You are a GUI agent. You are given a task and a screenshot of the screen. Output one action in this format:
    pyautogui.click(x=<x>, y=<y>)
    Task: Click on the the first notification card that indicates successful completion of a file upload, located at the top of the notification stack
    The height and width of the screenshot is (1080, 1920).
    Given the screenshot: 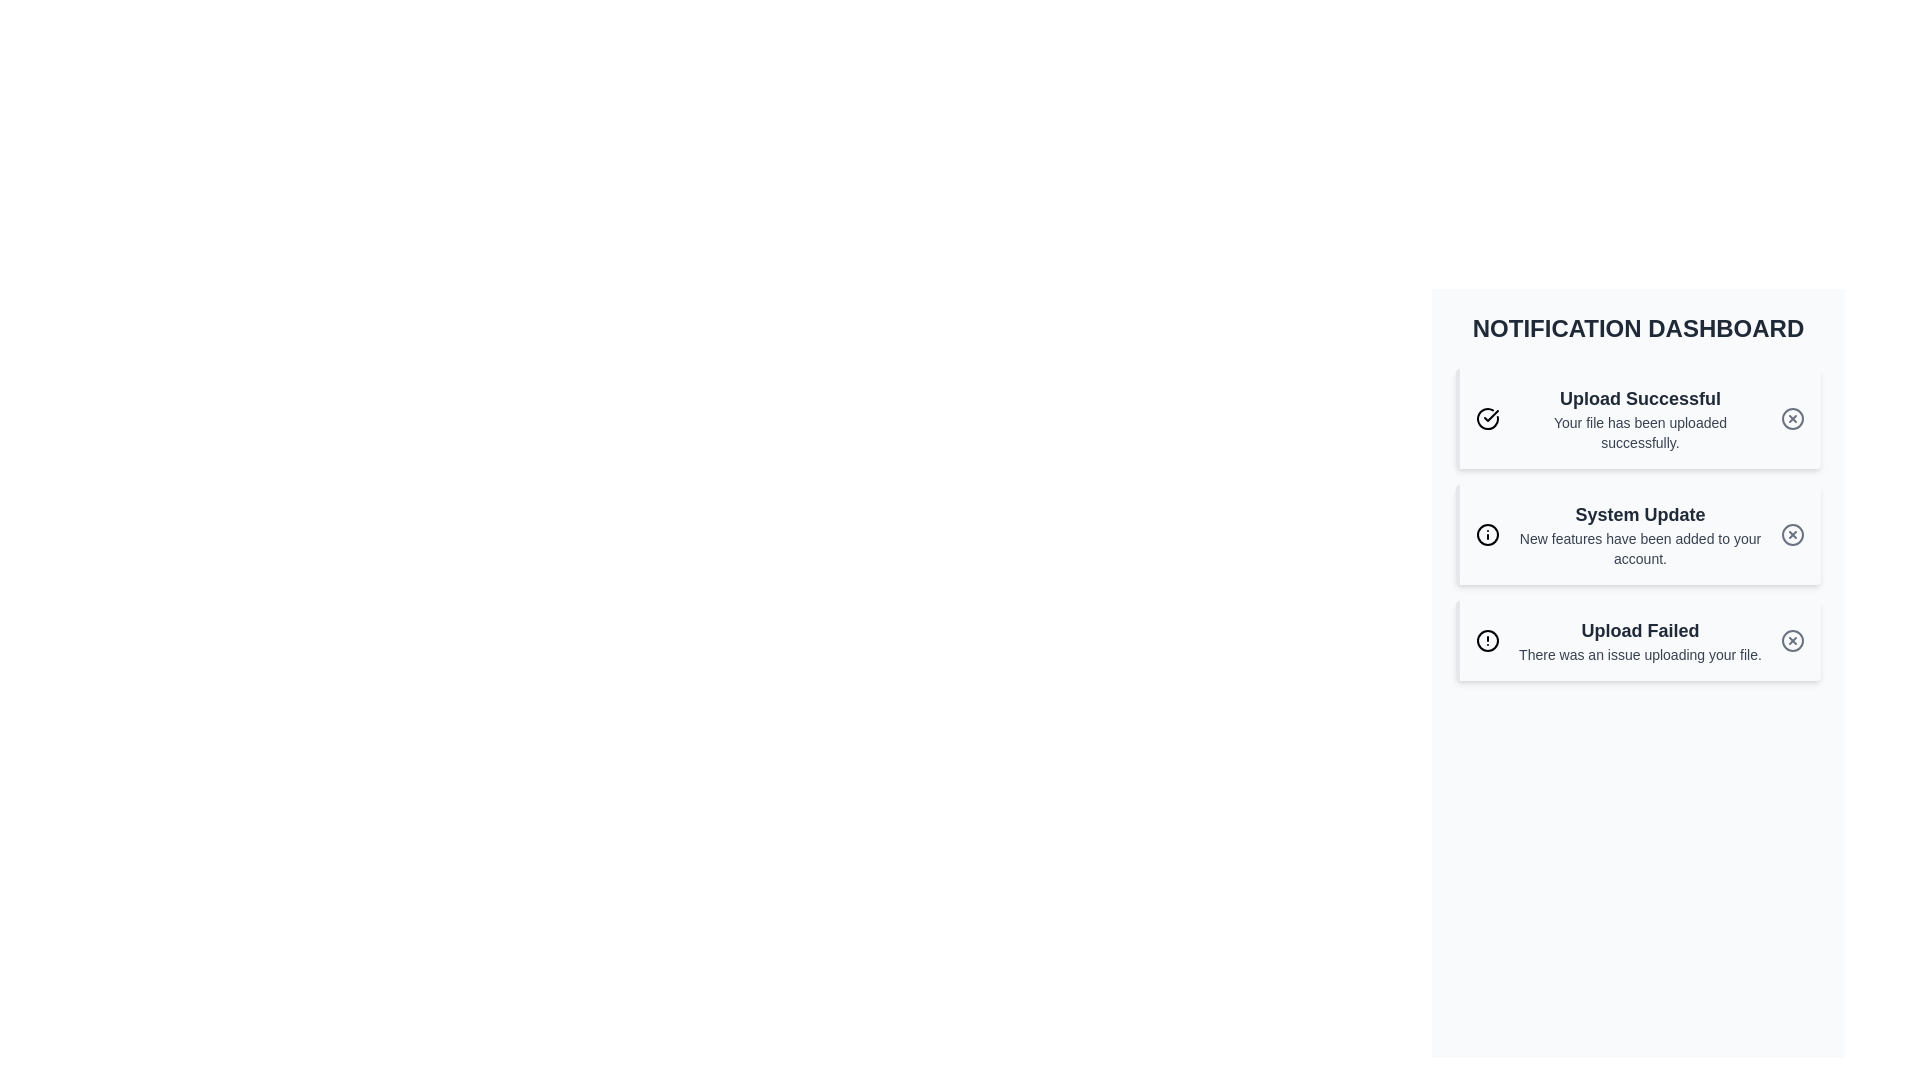 What is the action you would take?
    pyautogui.click(x=1638, y=418)
    